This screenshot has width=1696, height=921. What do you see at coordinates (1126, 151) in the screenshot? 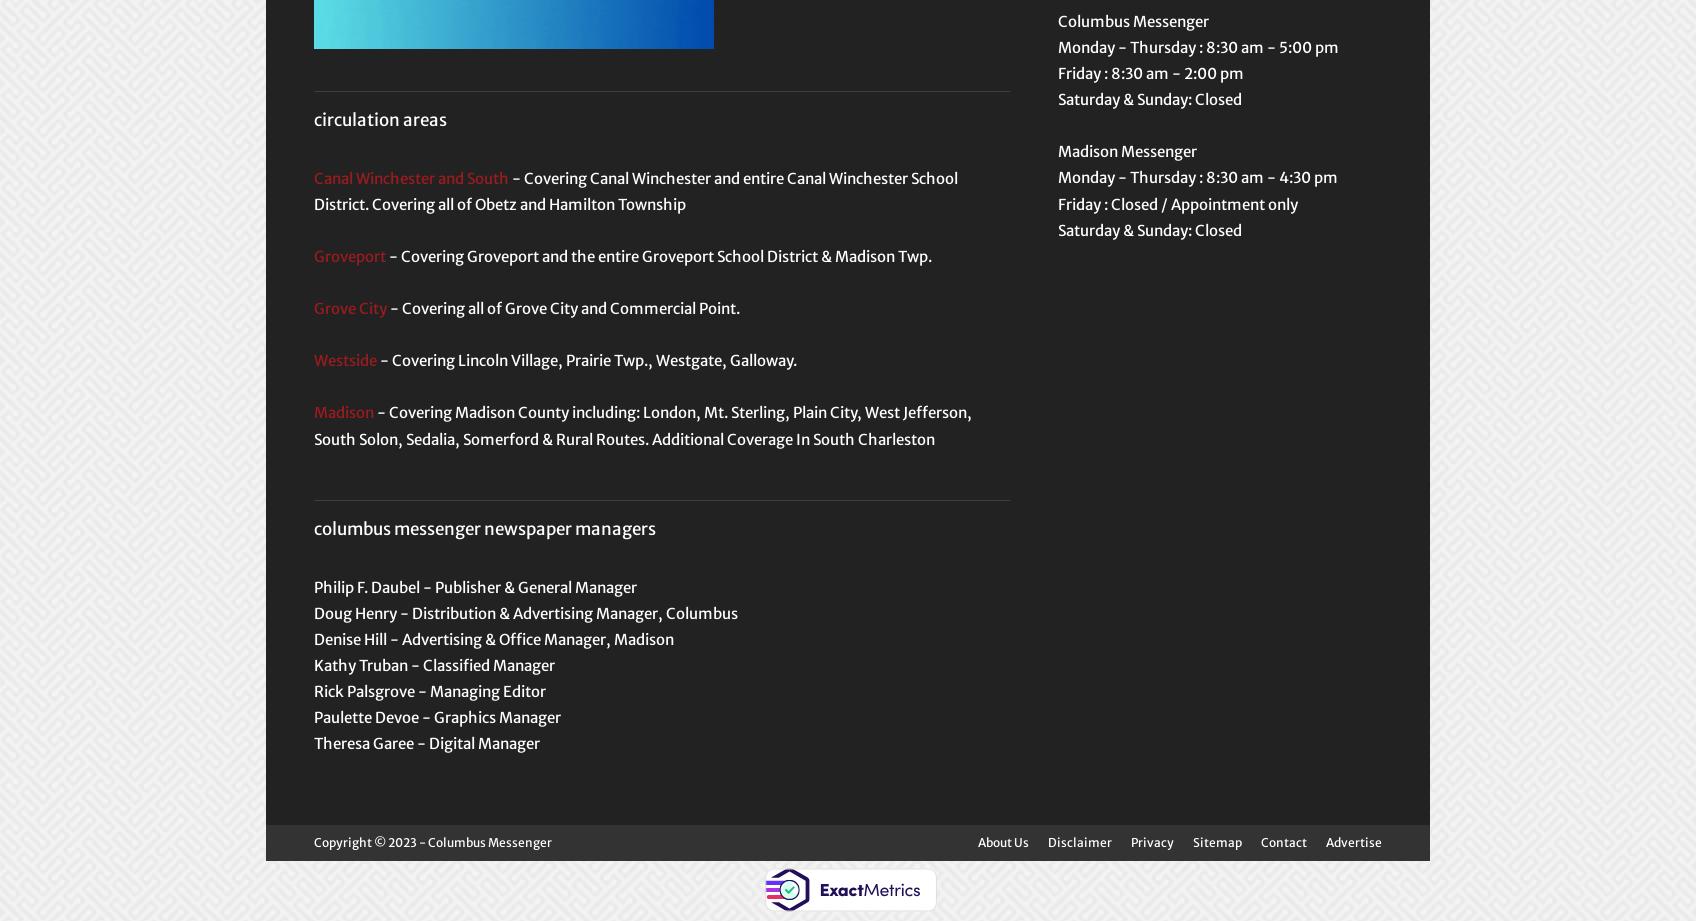
I see `'Madison Messenger'` at bounding box center [1126, 151].